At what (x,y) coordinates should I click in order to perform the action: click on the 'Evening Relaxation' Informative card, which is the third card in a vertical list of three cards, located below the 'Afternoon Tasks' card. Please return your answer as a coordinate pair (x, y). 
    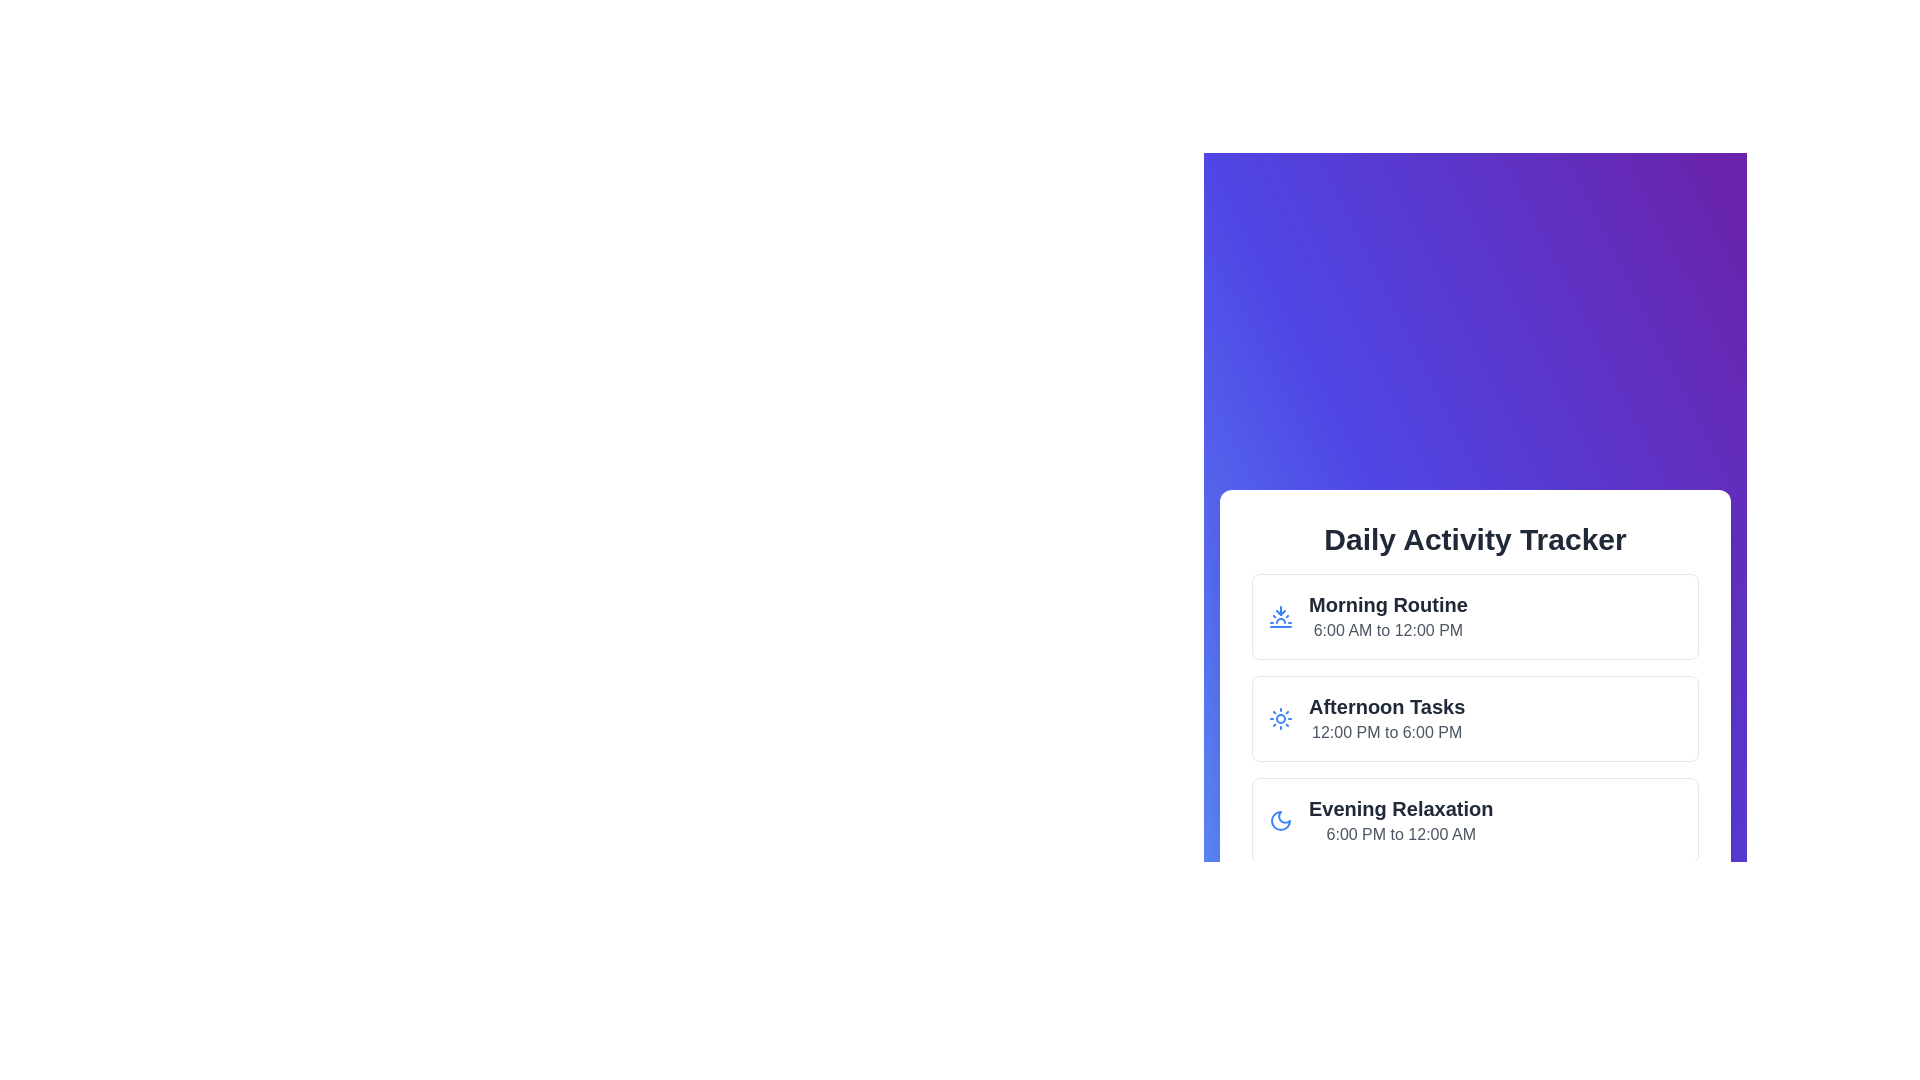
    Looking at the image, I should click on (1475, 821).